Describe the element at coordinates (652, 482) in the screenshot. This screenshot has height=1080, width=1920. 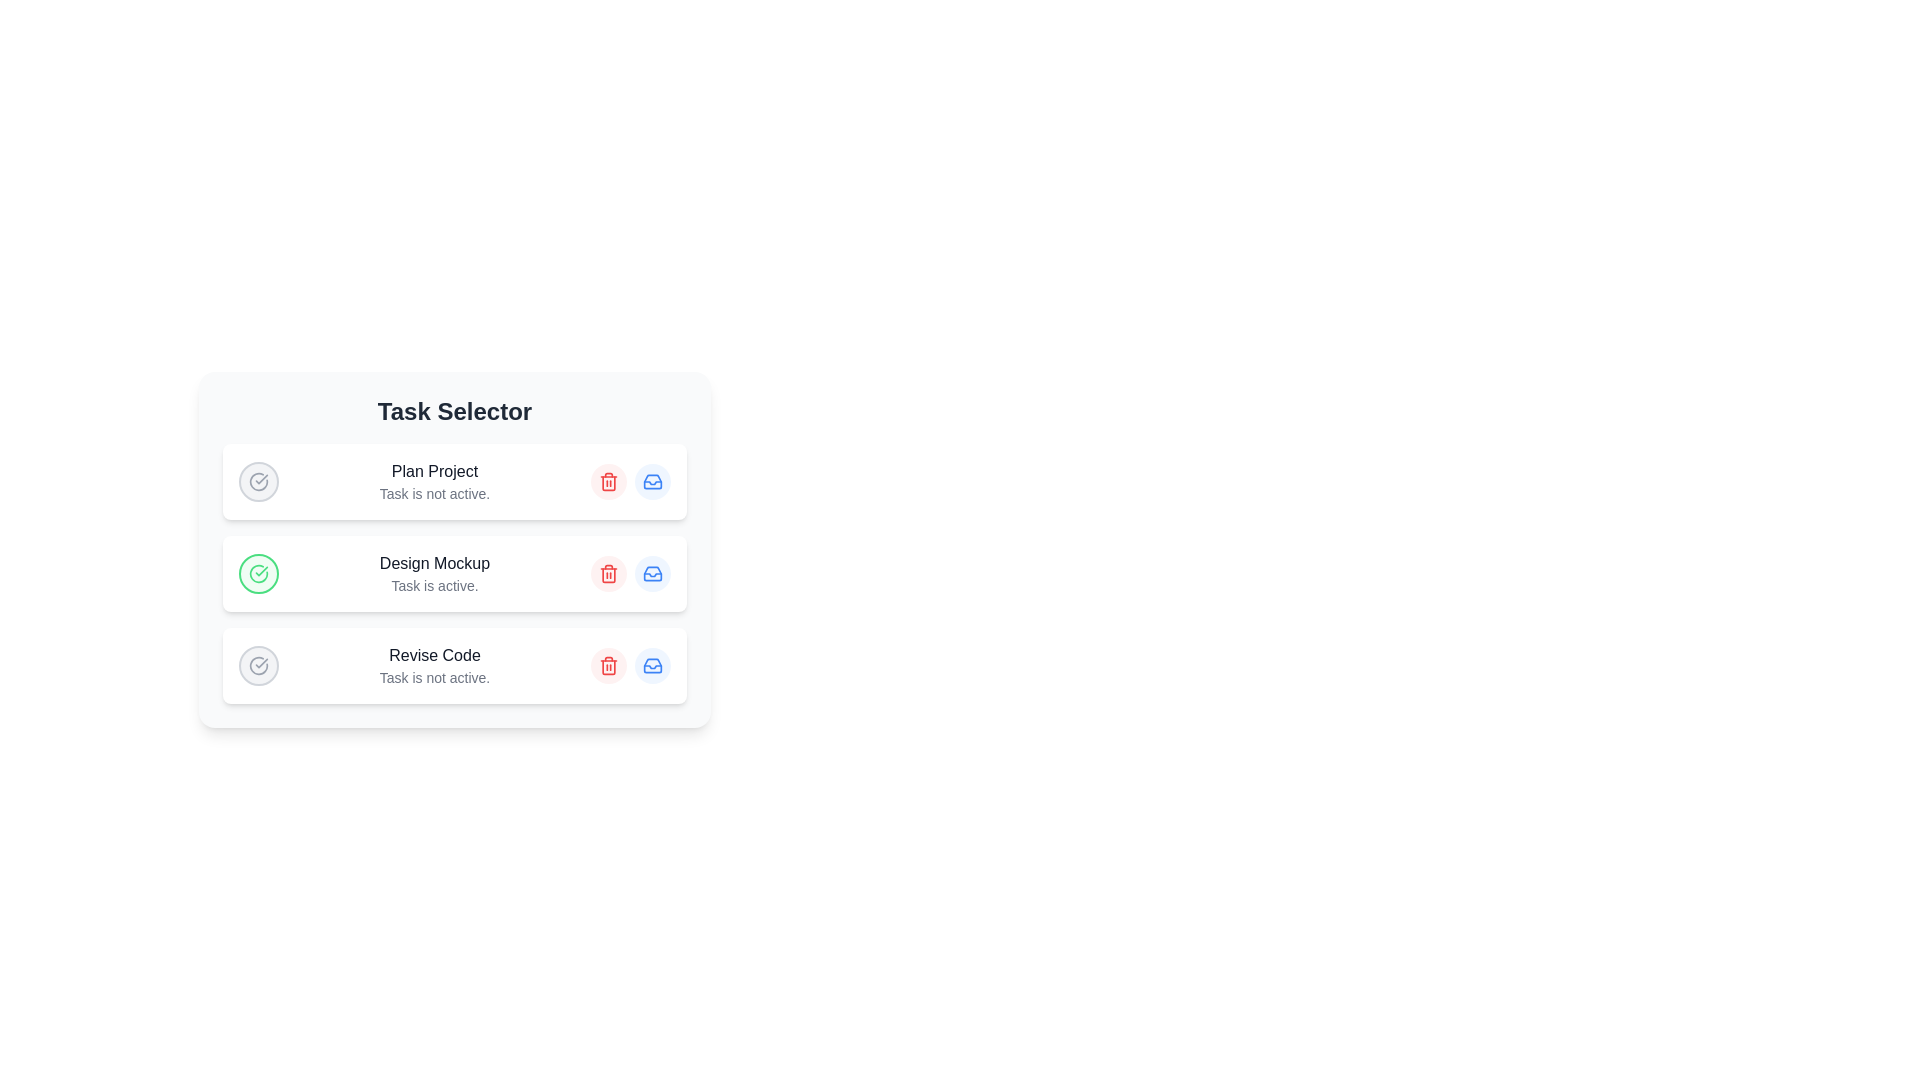
I see `the inbox icon located at the right end of the 'Plan Project' row` at that location.